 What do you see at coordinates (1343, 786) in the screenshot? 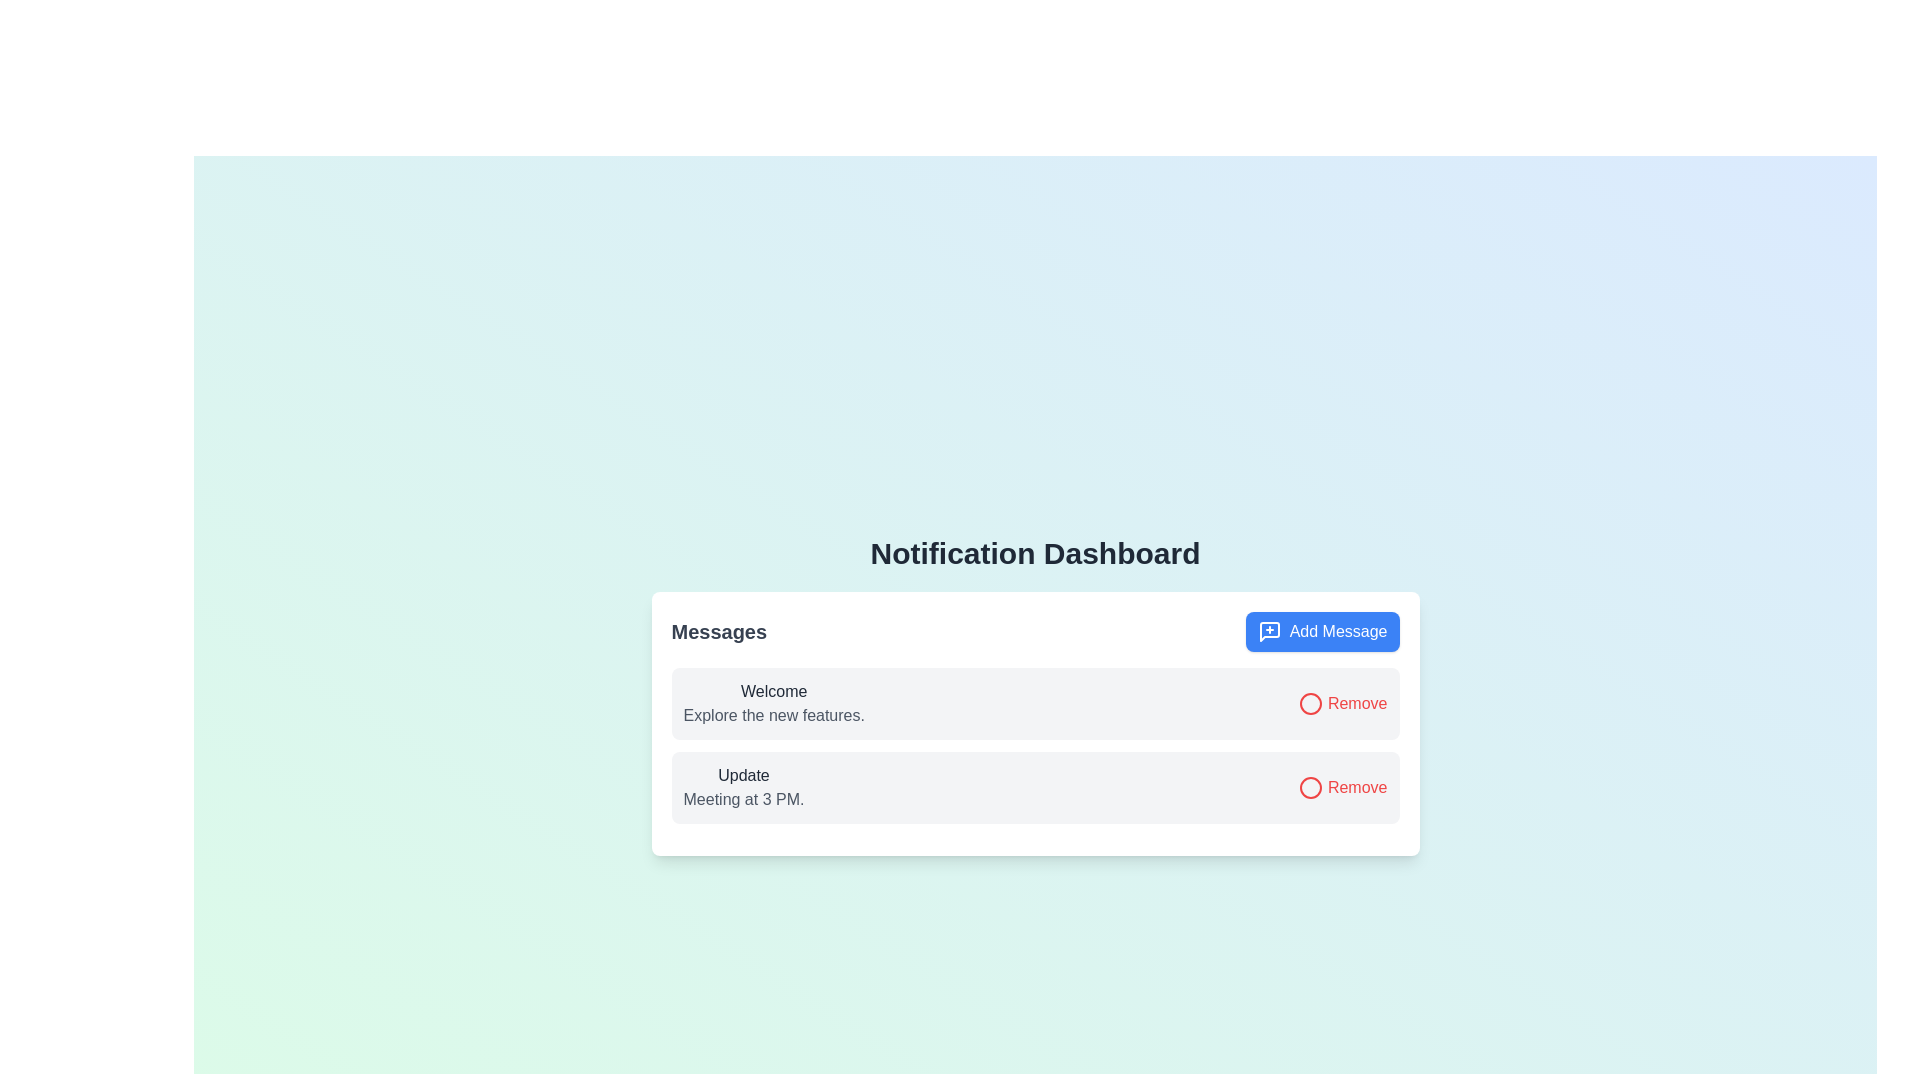
I see `the remove button located at the bottom-right corner of the card for the message 'Meeting at 3 PM.'` at bounding box center [1343, 786].